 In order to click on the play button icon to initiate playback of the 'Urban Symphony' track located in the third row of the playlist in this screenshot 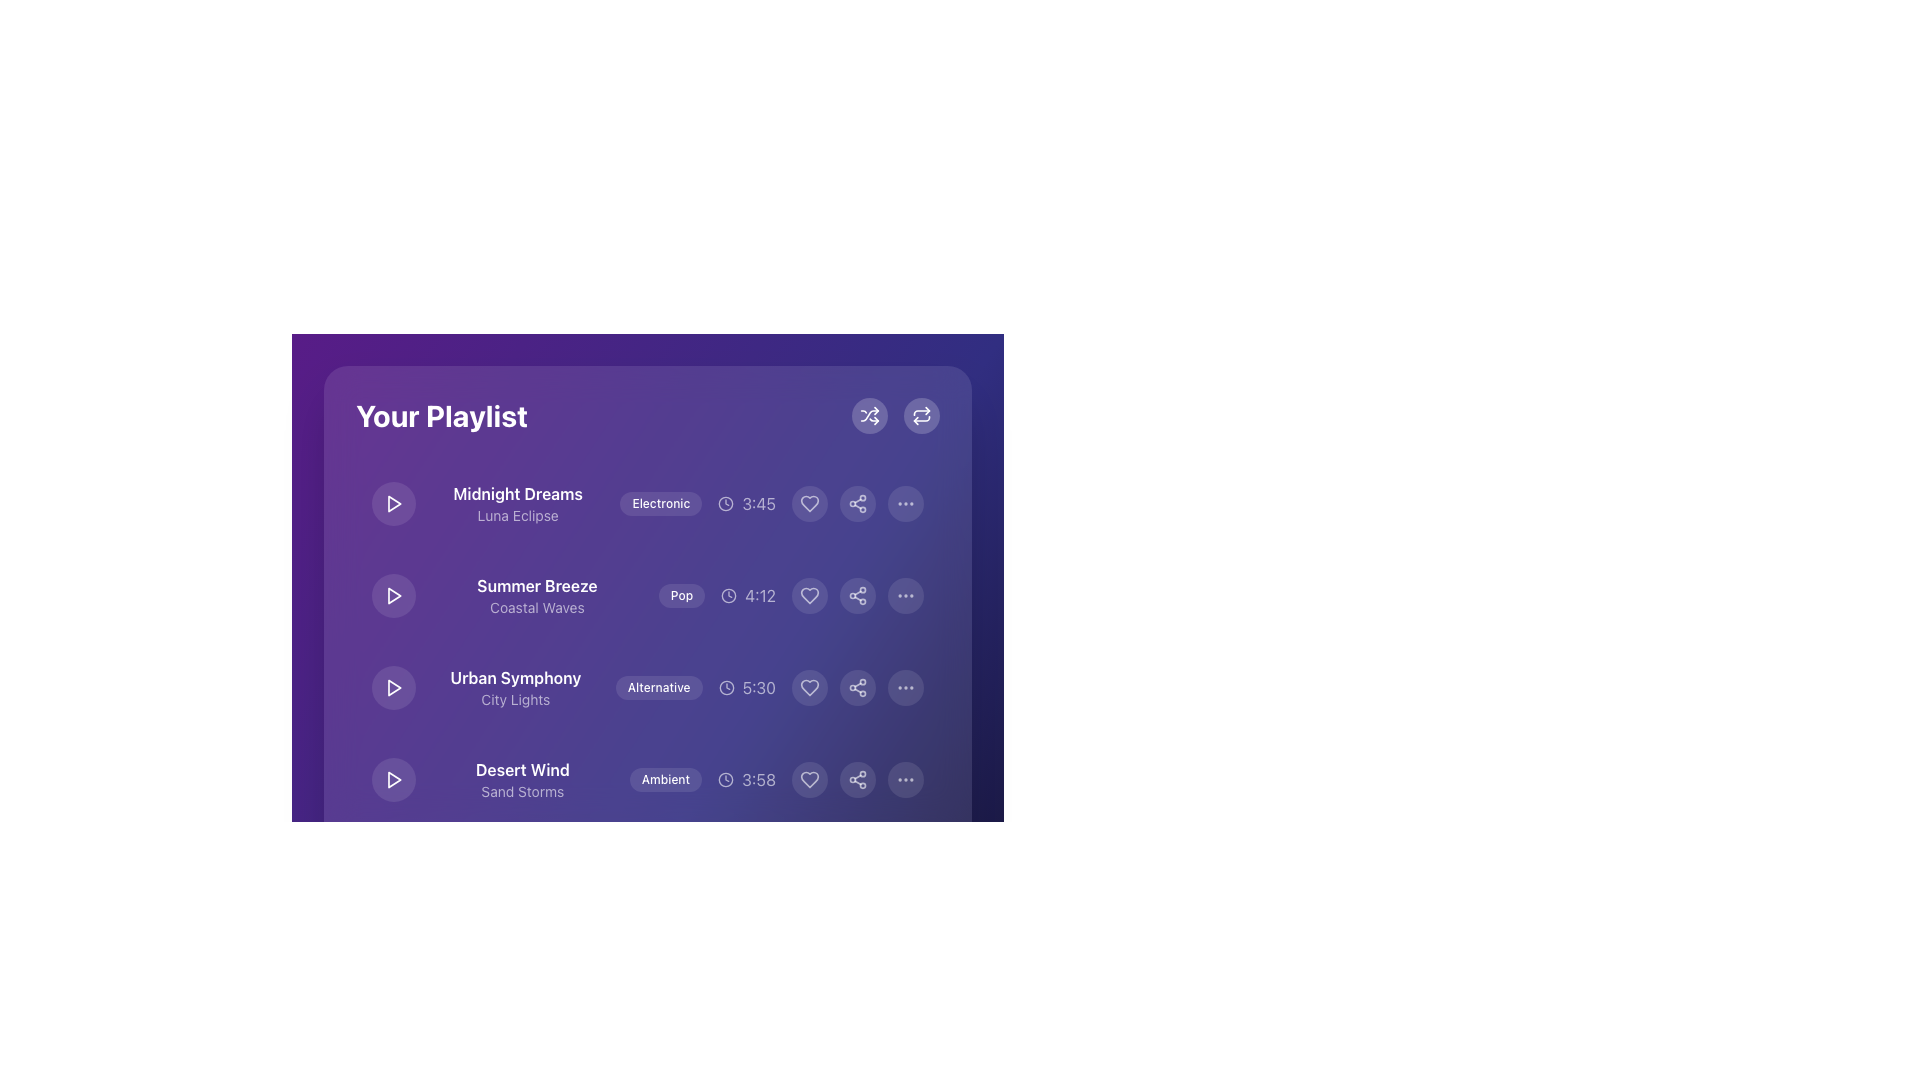, I will do `click(394, 686)`.